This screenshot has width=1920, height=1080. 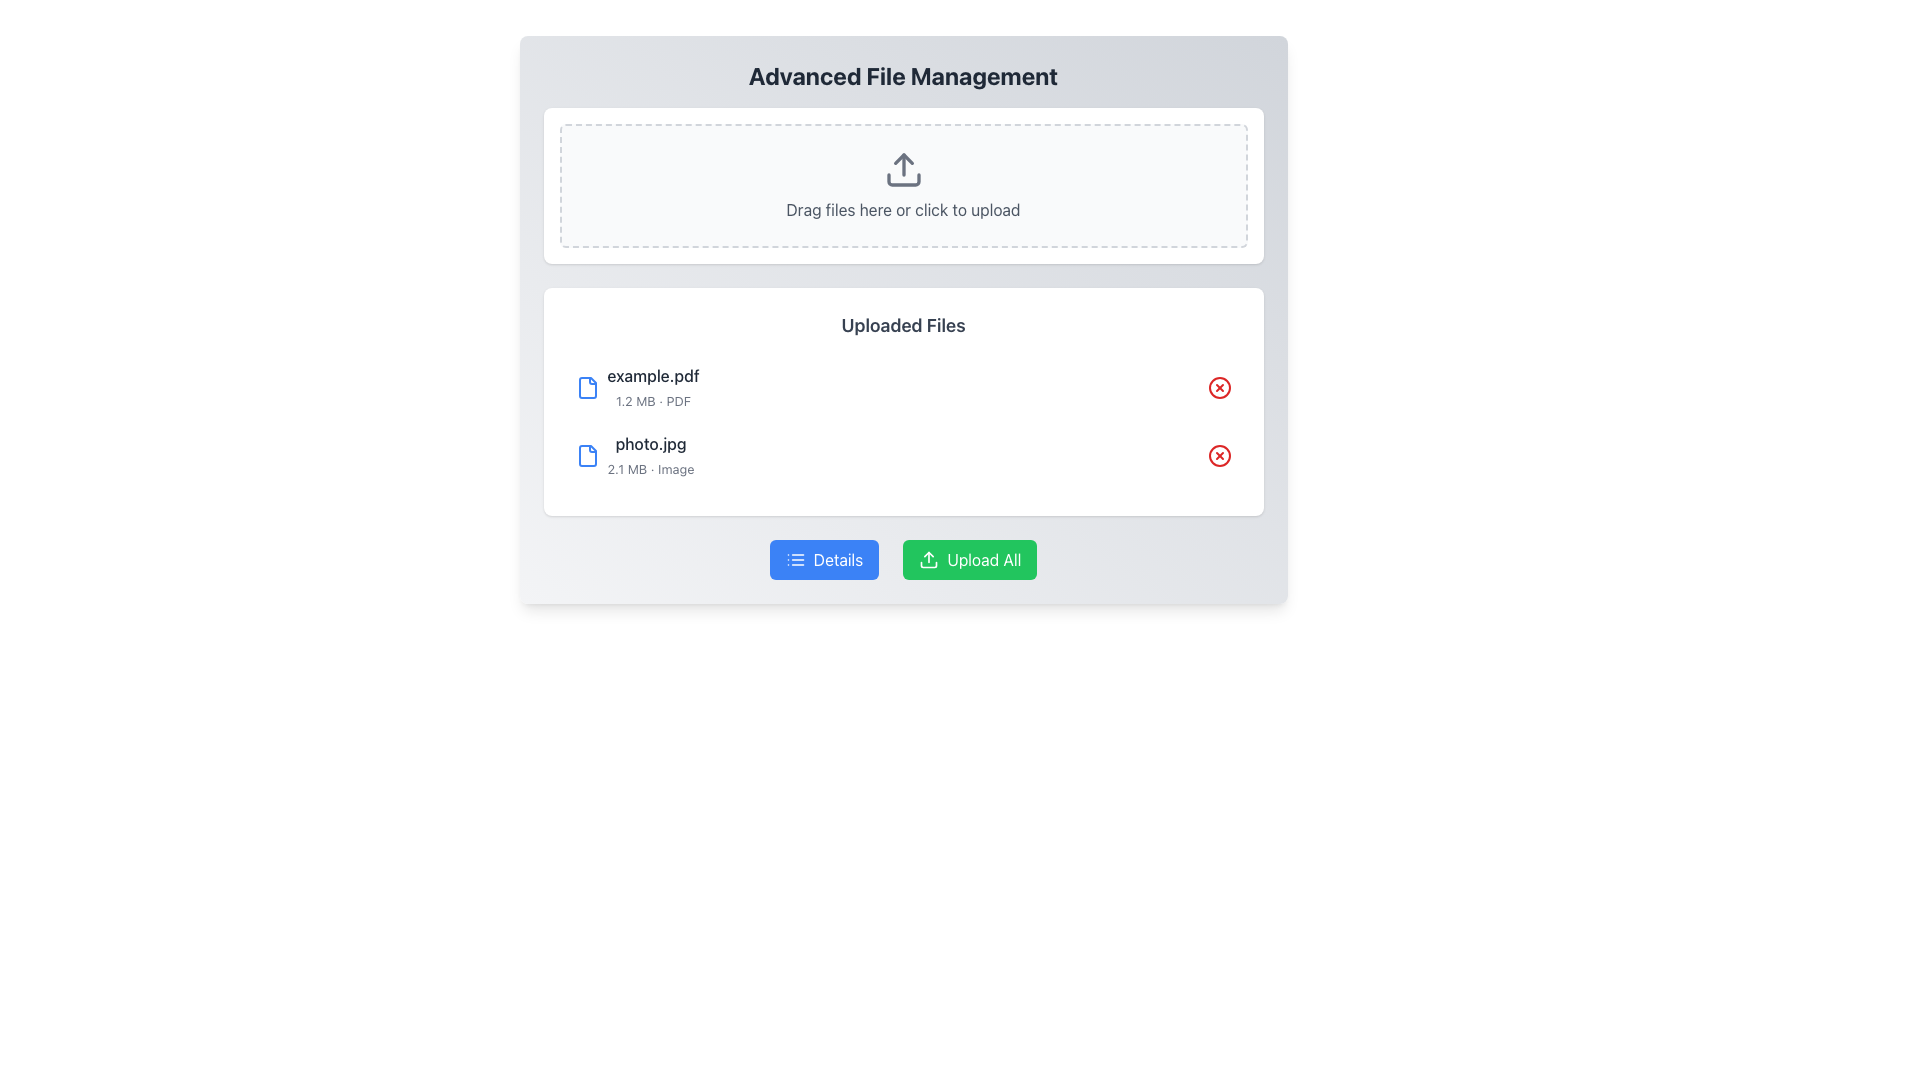 I want to click on the appearance of the green upload icon located to the left of the 'Upload All' button in the bottom-right corner of the application interface, so click(x=928, y=559).